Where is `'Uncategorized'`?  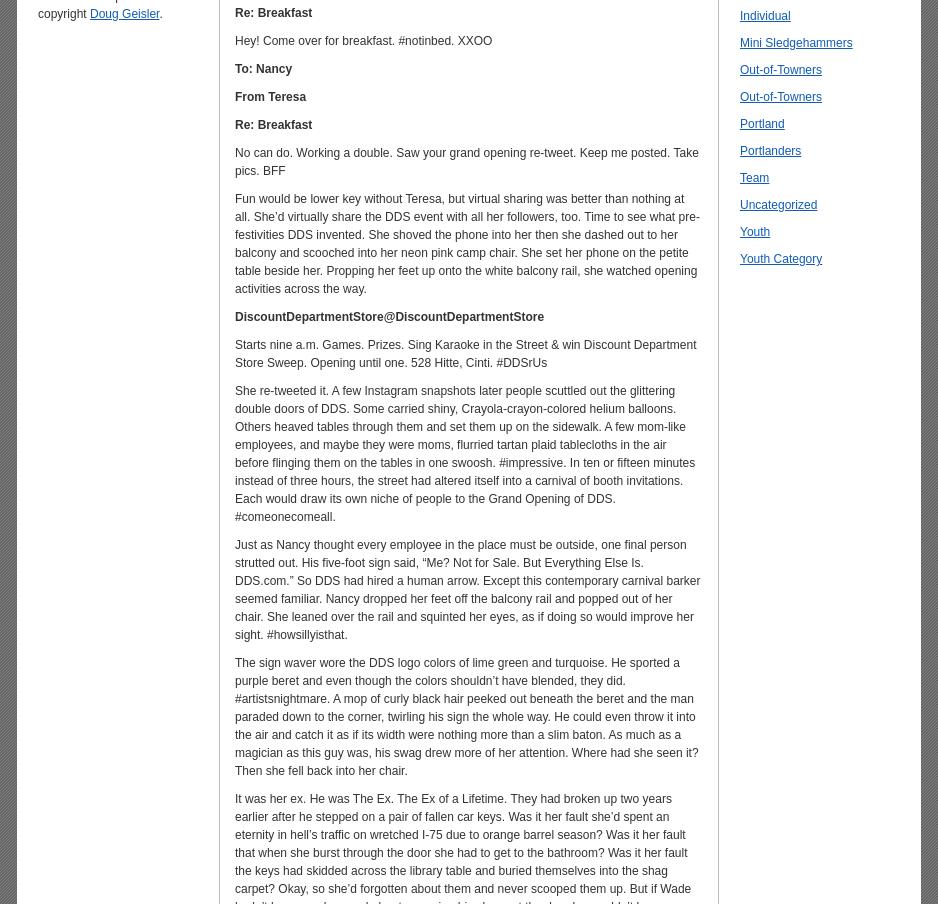
'Uncategorized' is located at coordinates (777, 205).